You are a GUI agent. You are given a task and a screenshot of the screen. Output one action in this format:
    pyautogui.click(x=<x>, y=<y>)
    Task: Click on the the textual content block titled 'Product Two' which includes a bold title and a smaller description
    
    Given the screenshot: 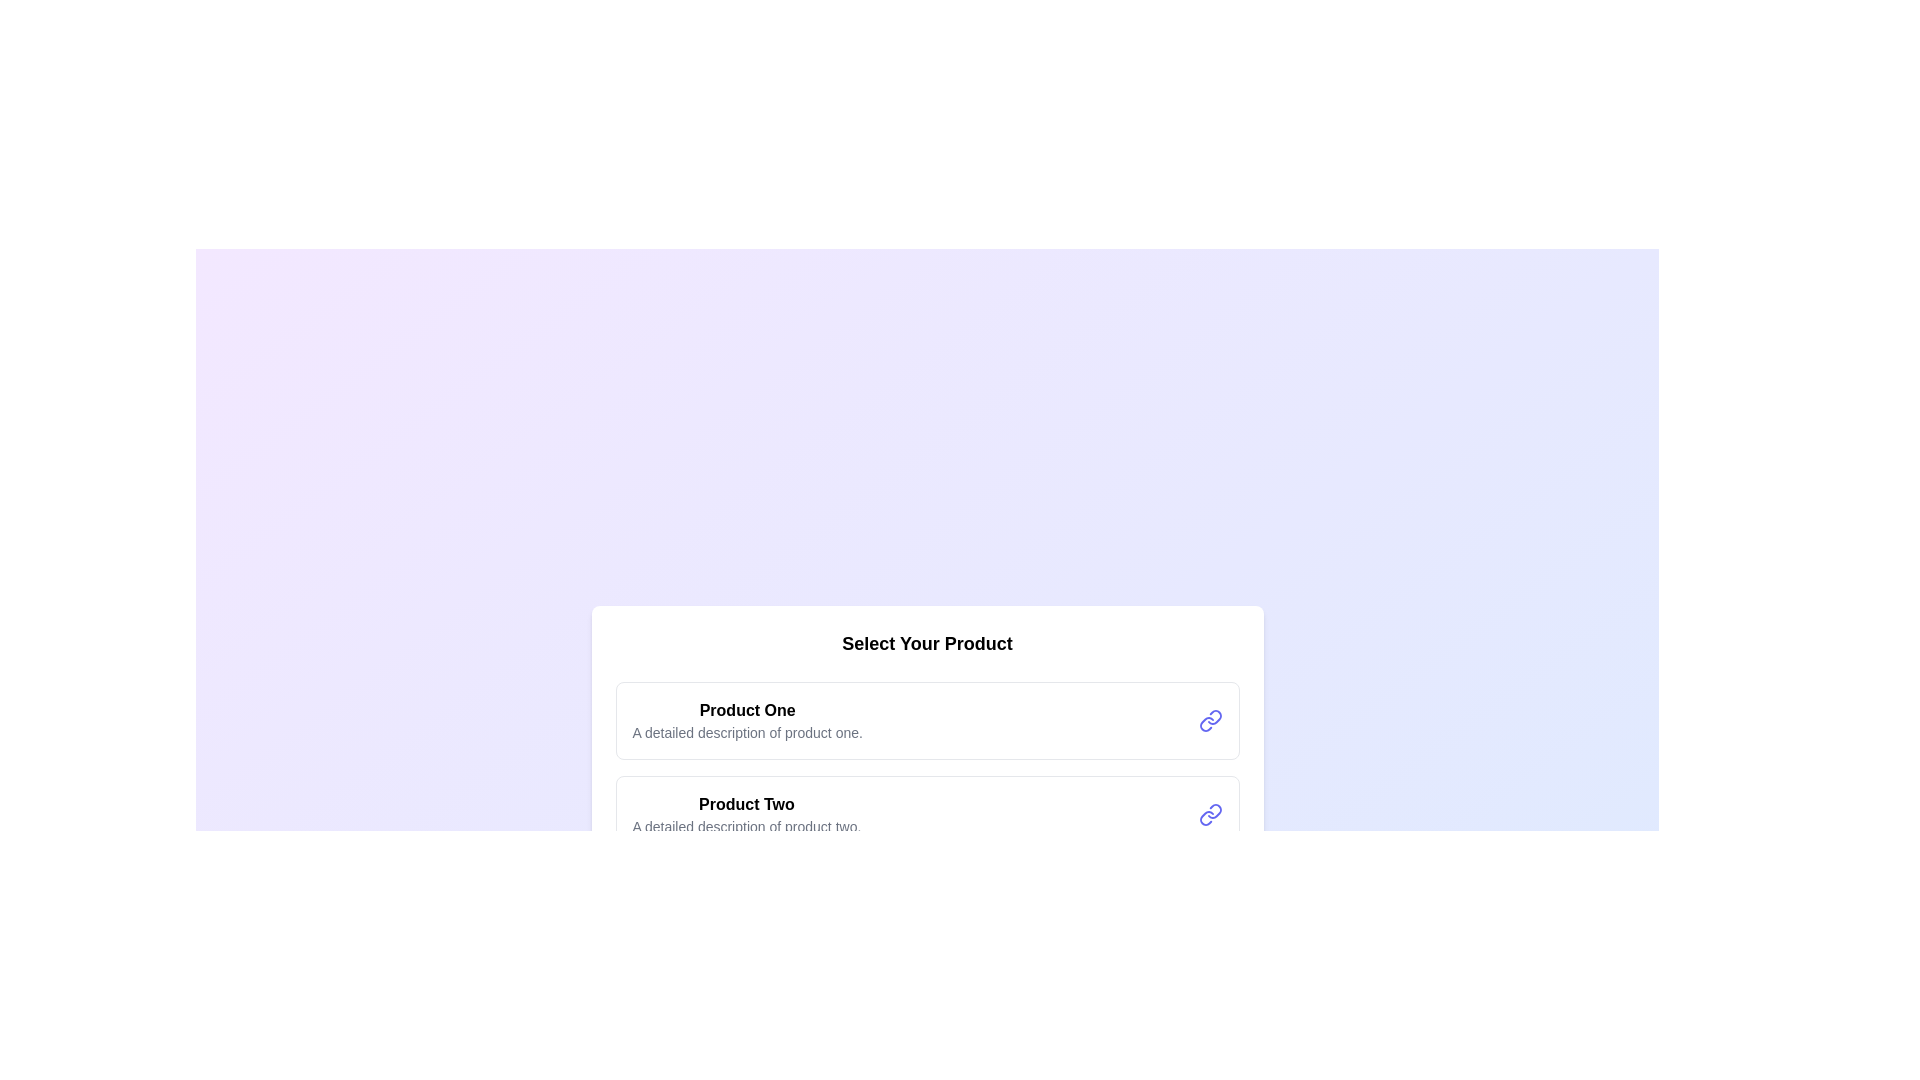 What is the action you would take?
    pyautogui.click(x=745, y=814)
    